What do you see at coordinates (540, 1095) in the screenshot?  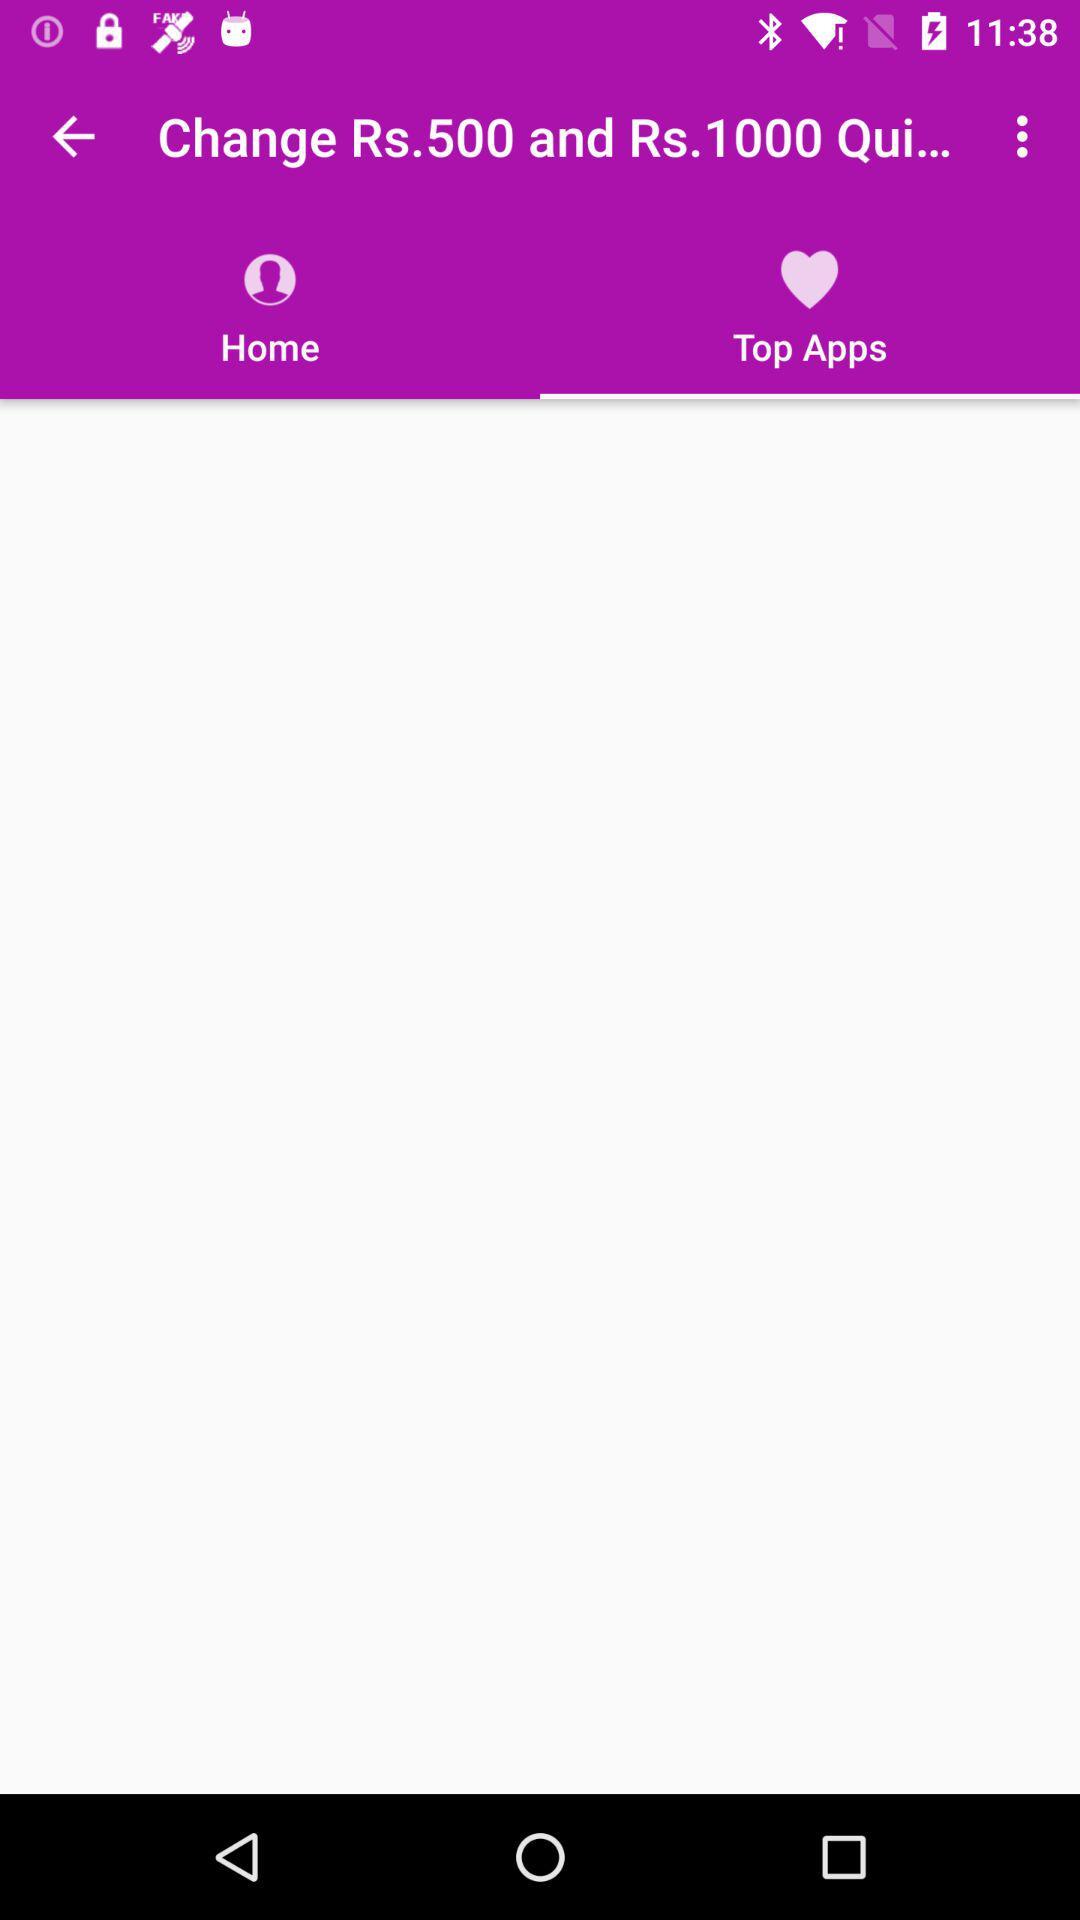 I see `item below home` at bounding box center [540, 1095].